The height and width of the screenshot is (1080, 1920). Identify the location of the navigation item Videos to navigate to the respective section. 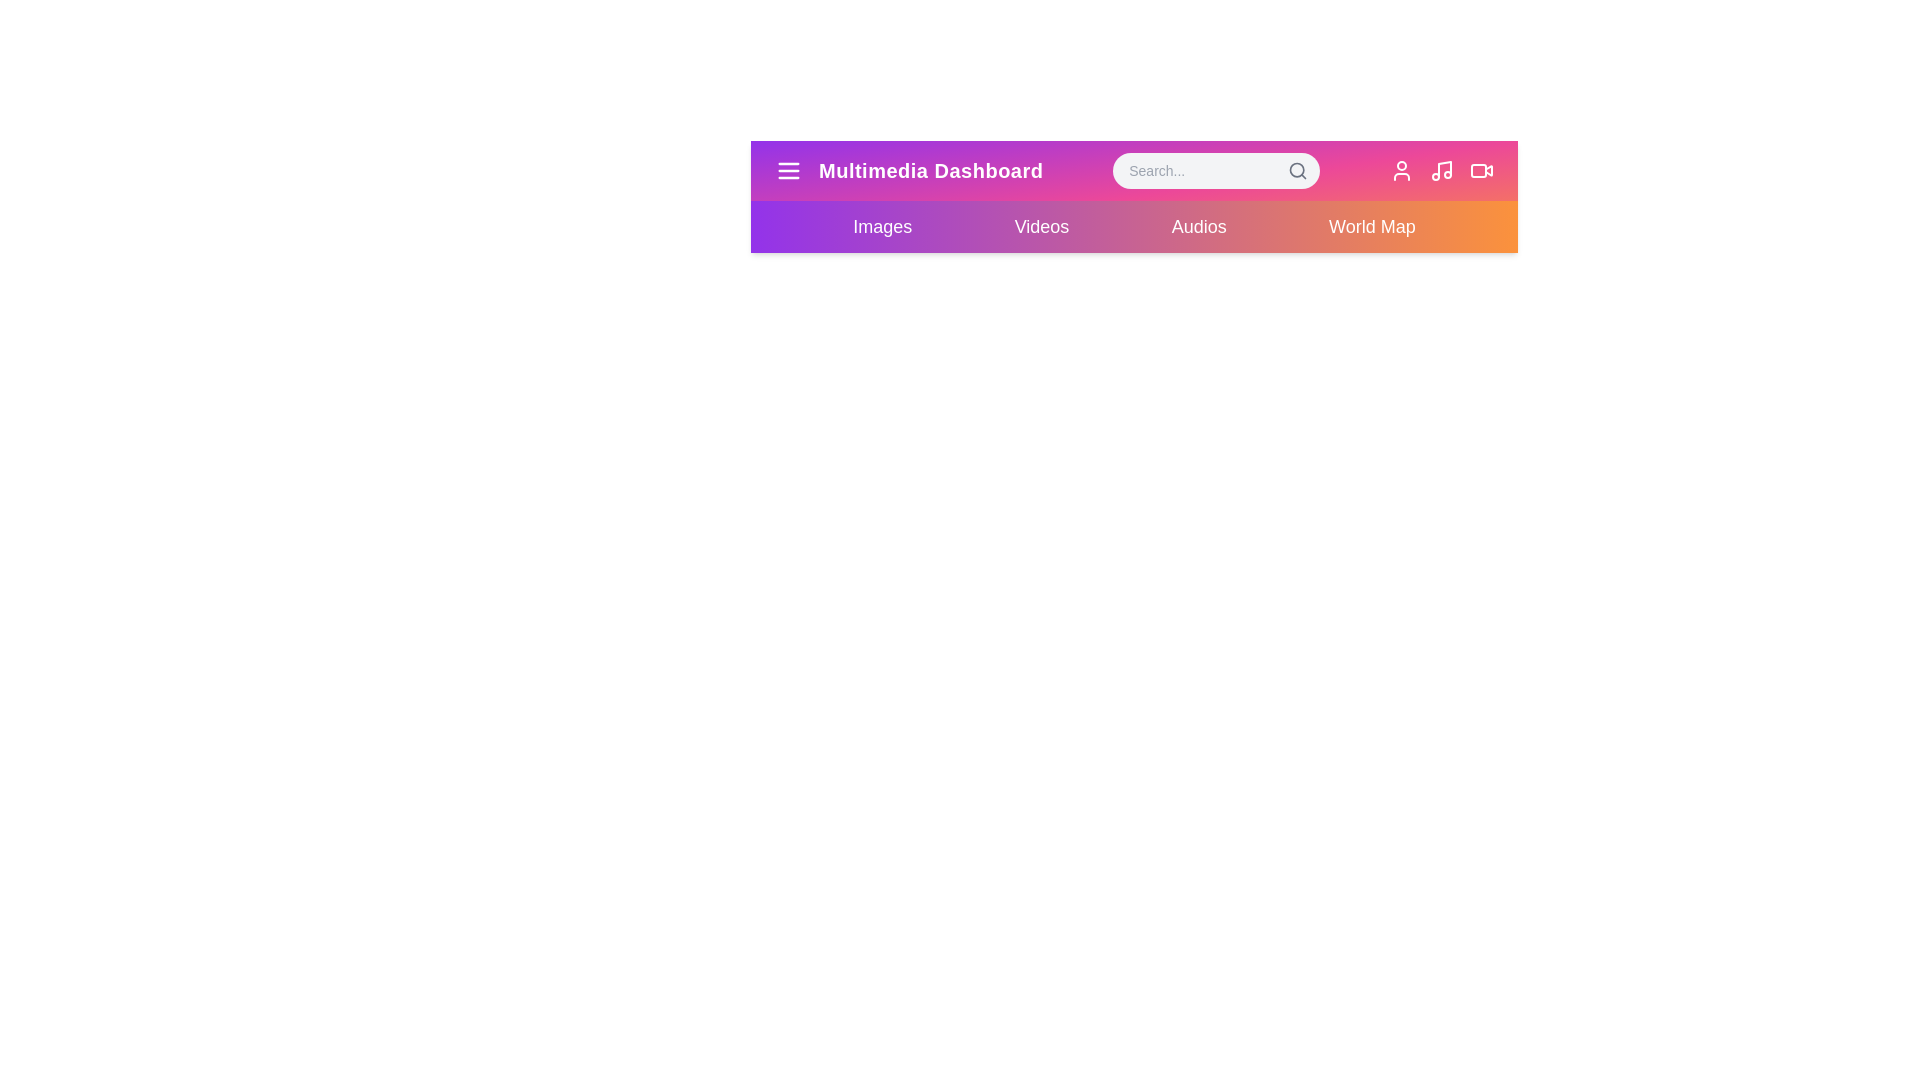
(1040, 226).